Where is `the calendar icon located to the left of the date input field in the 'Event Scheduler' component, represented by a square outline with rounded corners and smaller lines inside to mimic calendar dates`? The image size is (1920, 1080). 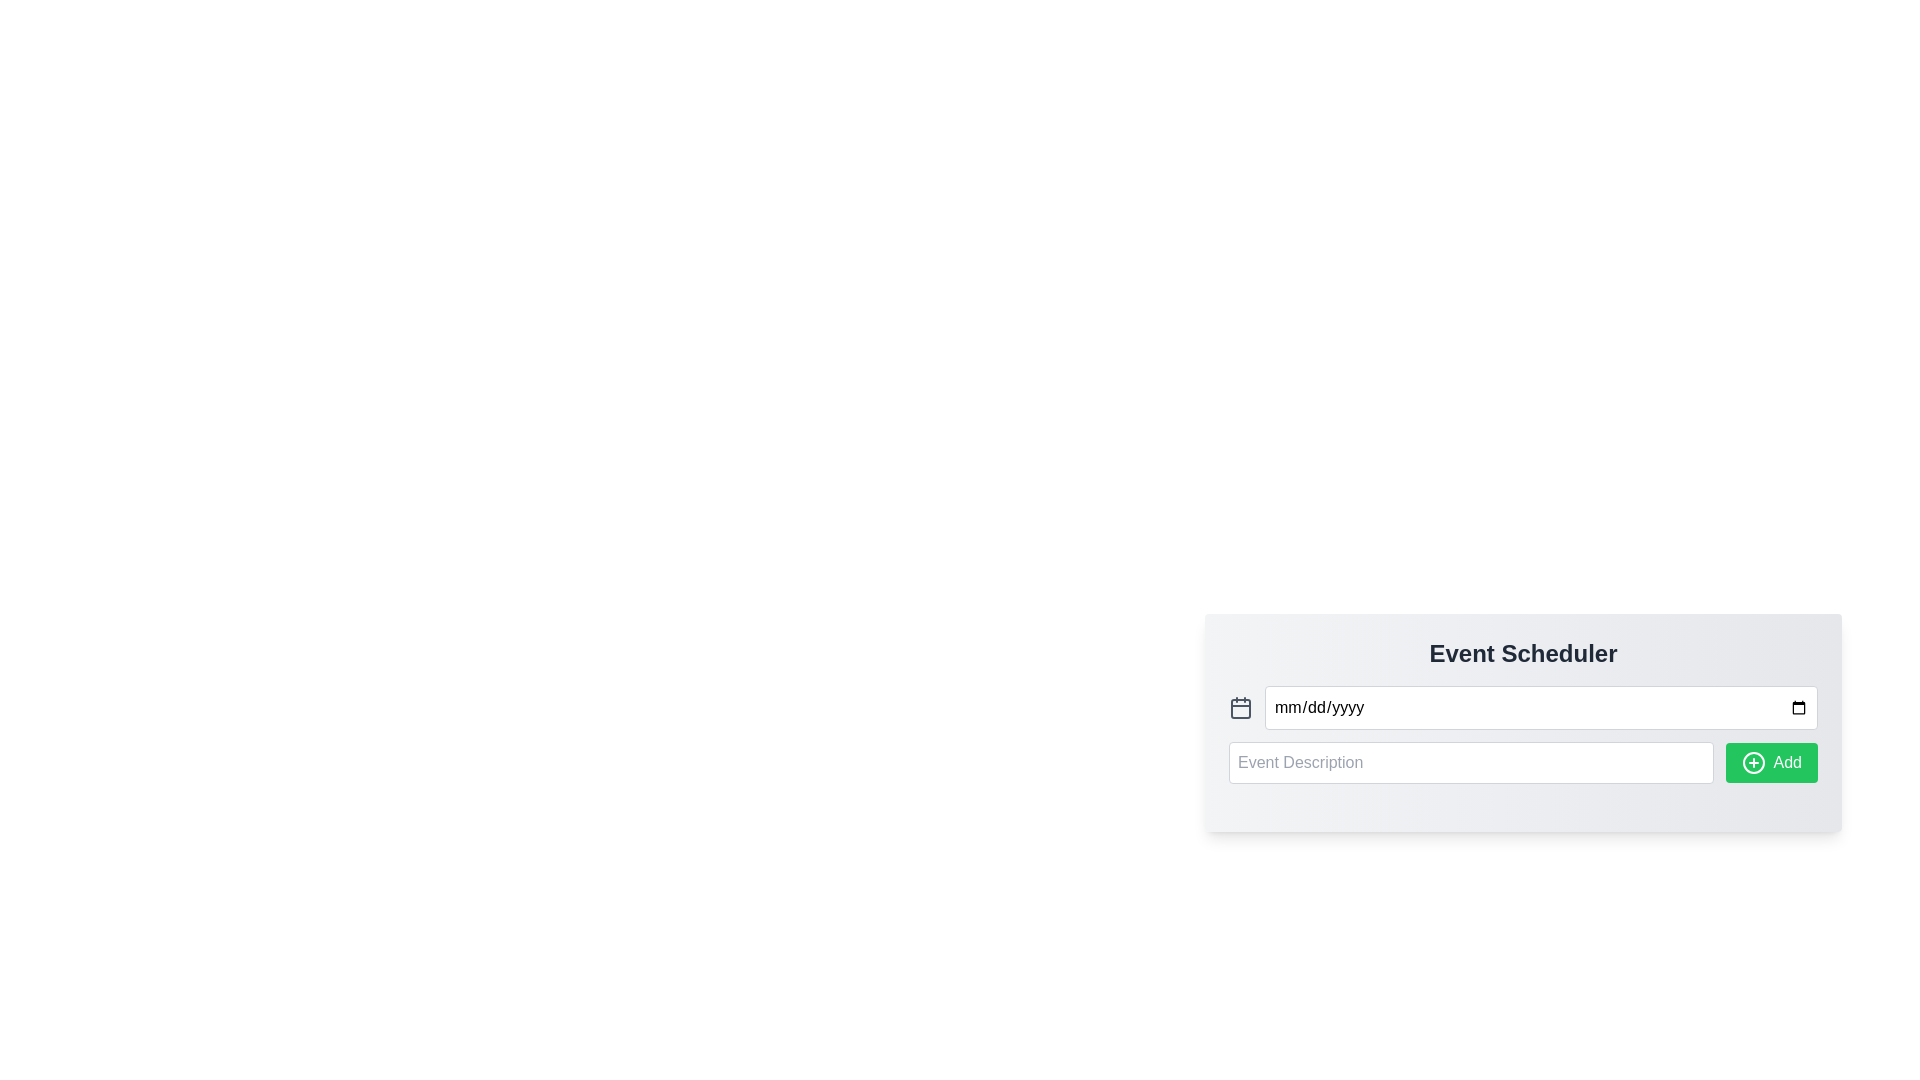 the calendar icon located to the left of the date input field in the 'Event Scheduler' component, represented by a square outline with rounded corners and smaller lines inside to mimic calendar dates is located at coordinates (1240, 707).